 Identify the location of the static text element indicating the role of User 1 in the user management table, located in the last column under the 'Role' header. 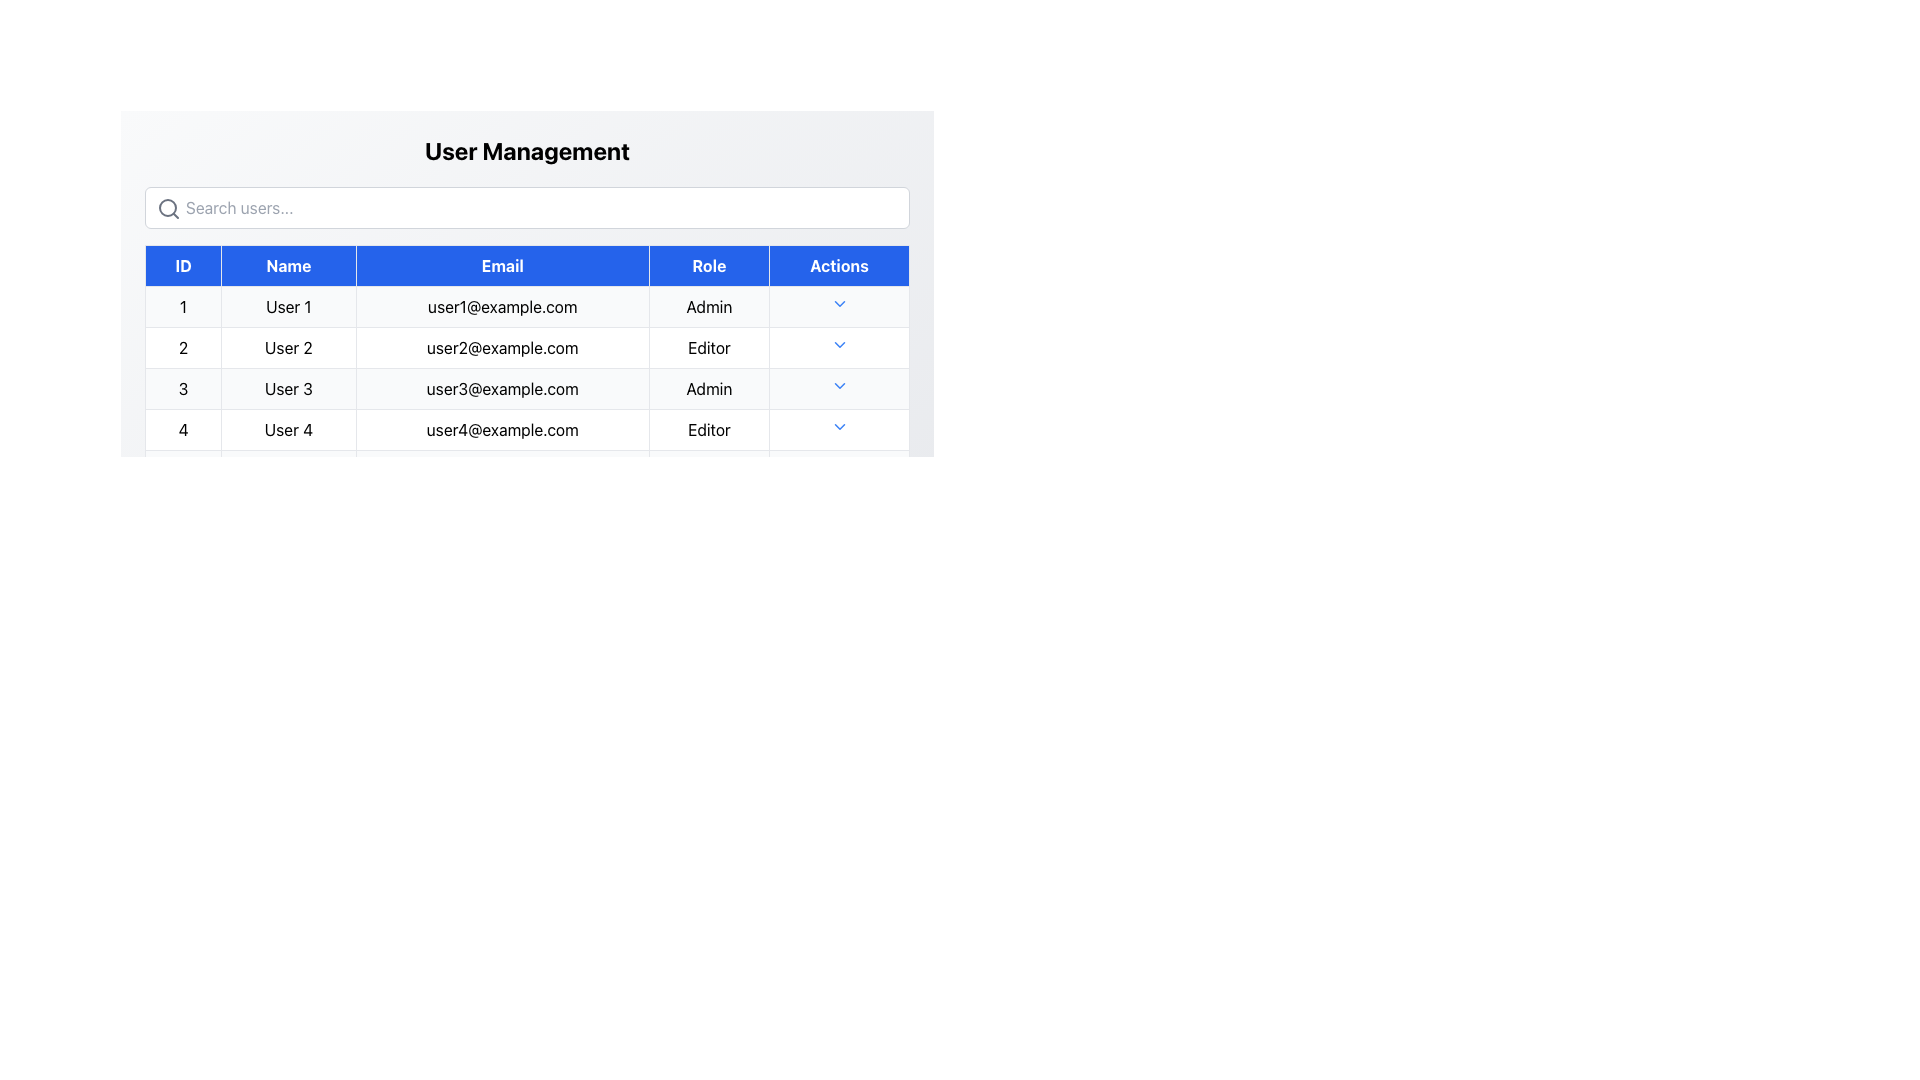
(709, 307).